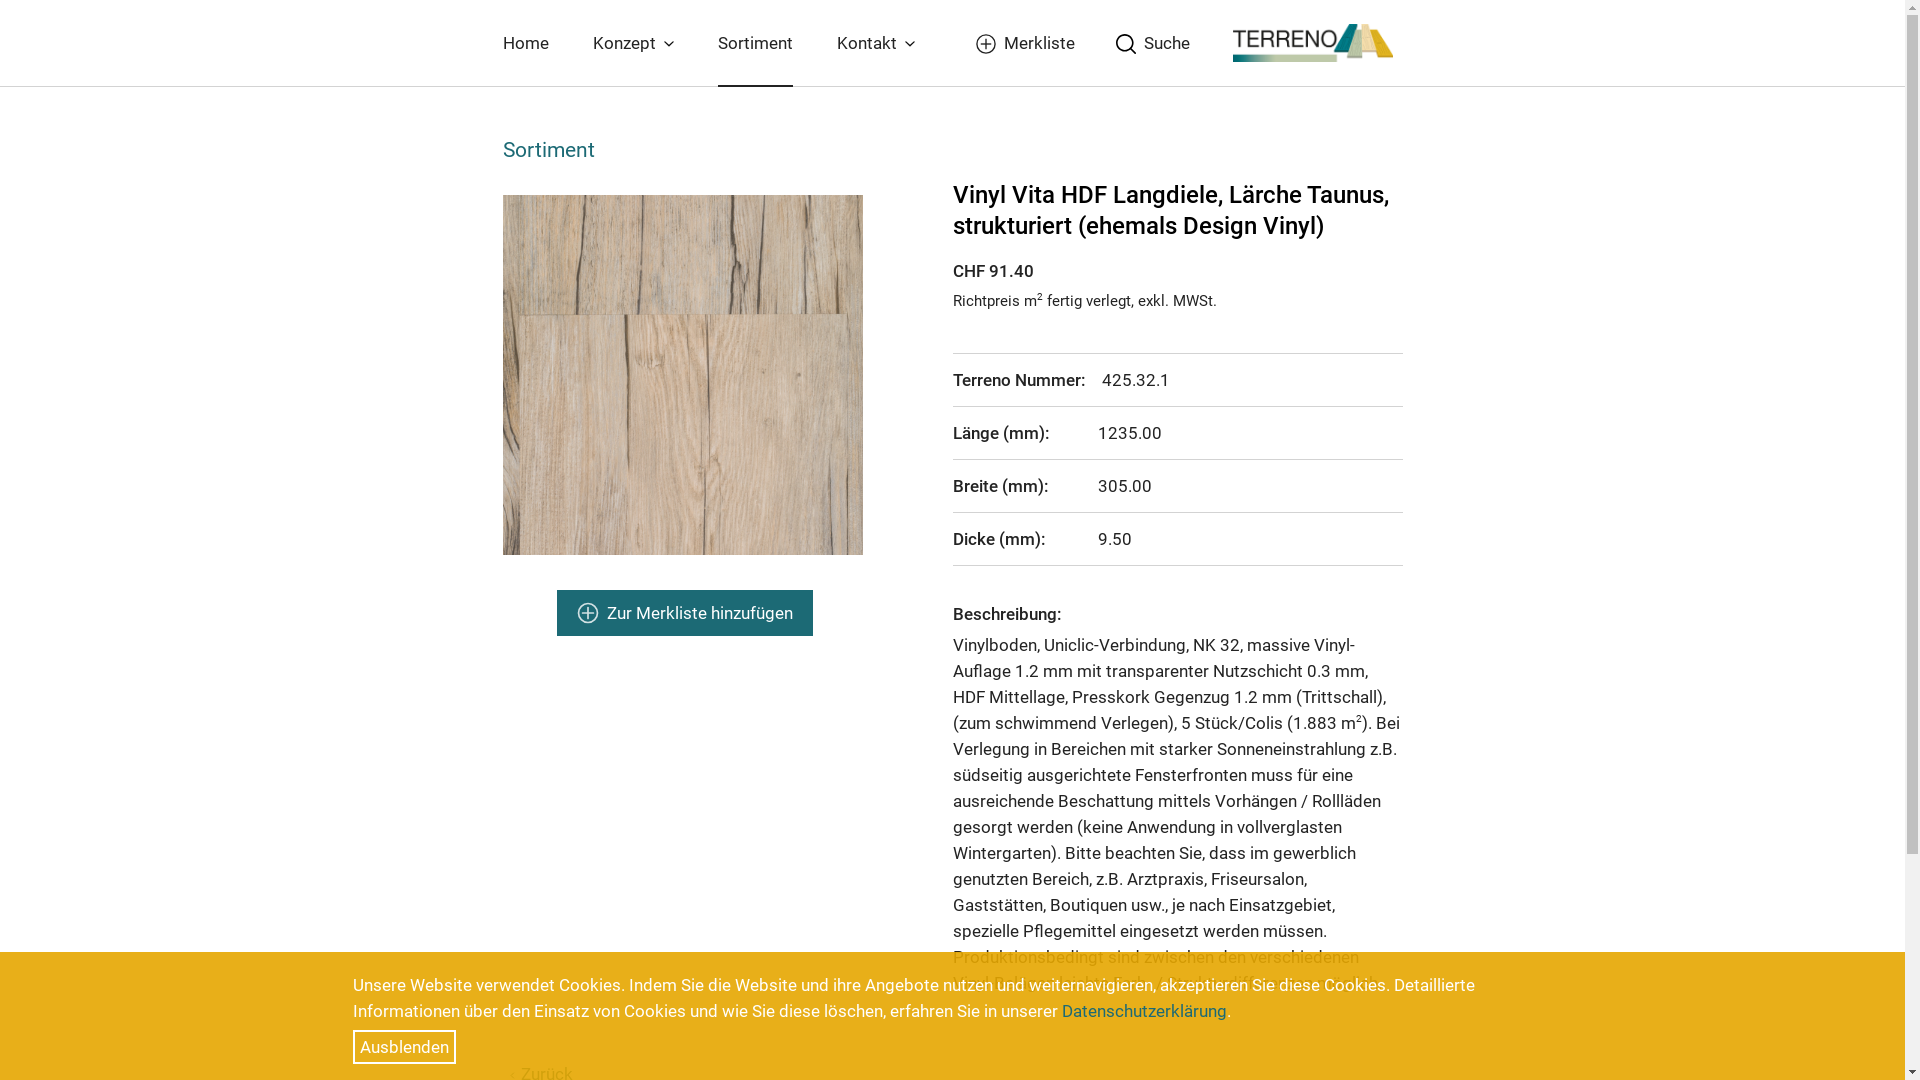 The width and height of the screenshot is (1920, 1080). What do you see at coordinates (1021, 42) in the screenshot?
I see `'Merkliste'` at bounding box center [1021, 42].